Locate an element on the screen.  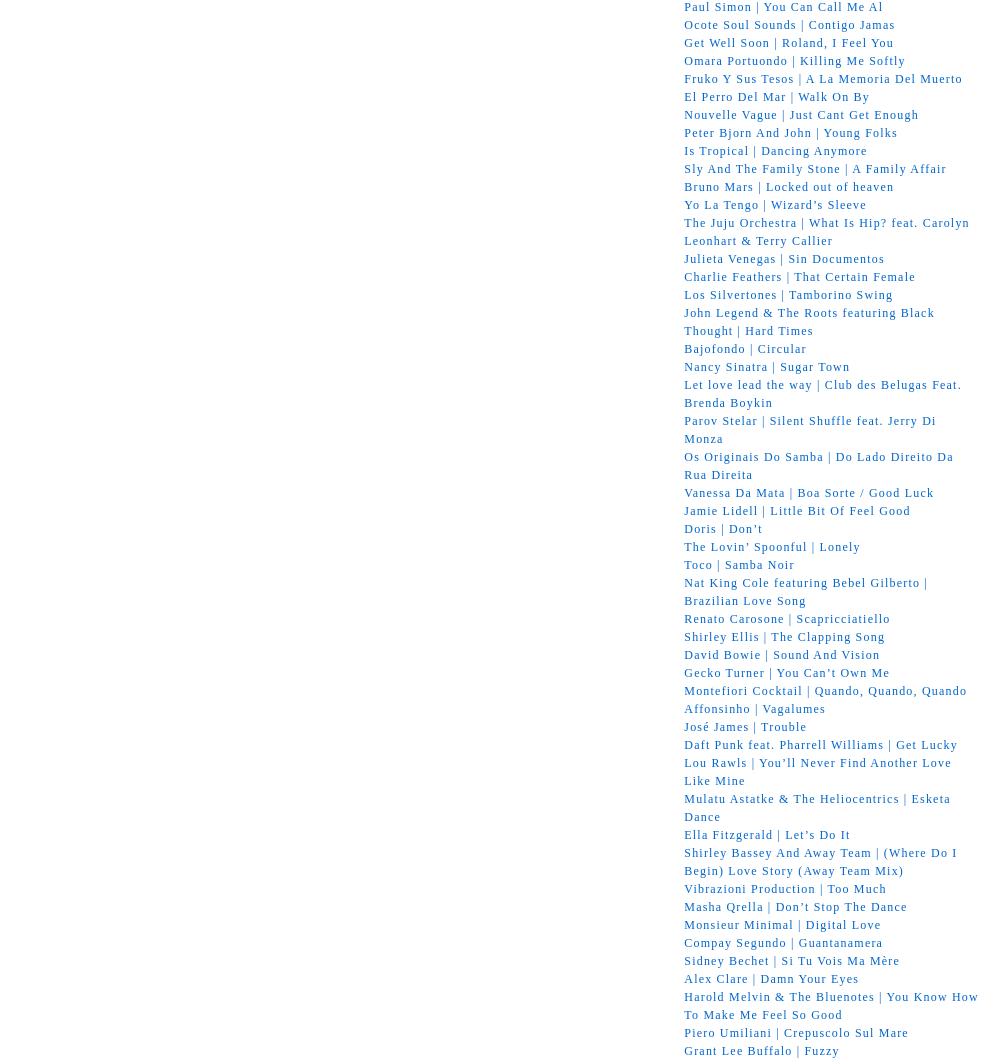
'The Lovin’ Spoonful | Lonely' is located at coordinates (772, 546).